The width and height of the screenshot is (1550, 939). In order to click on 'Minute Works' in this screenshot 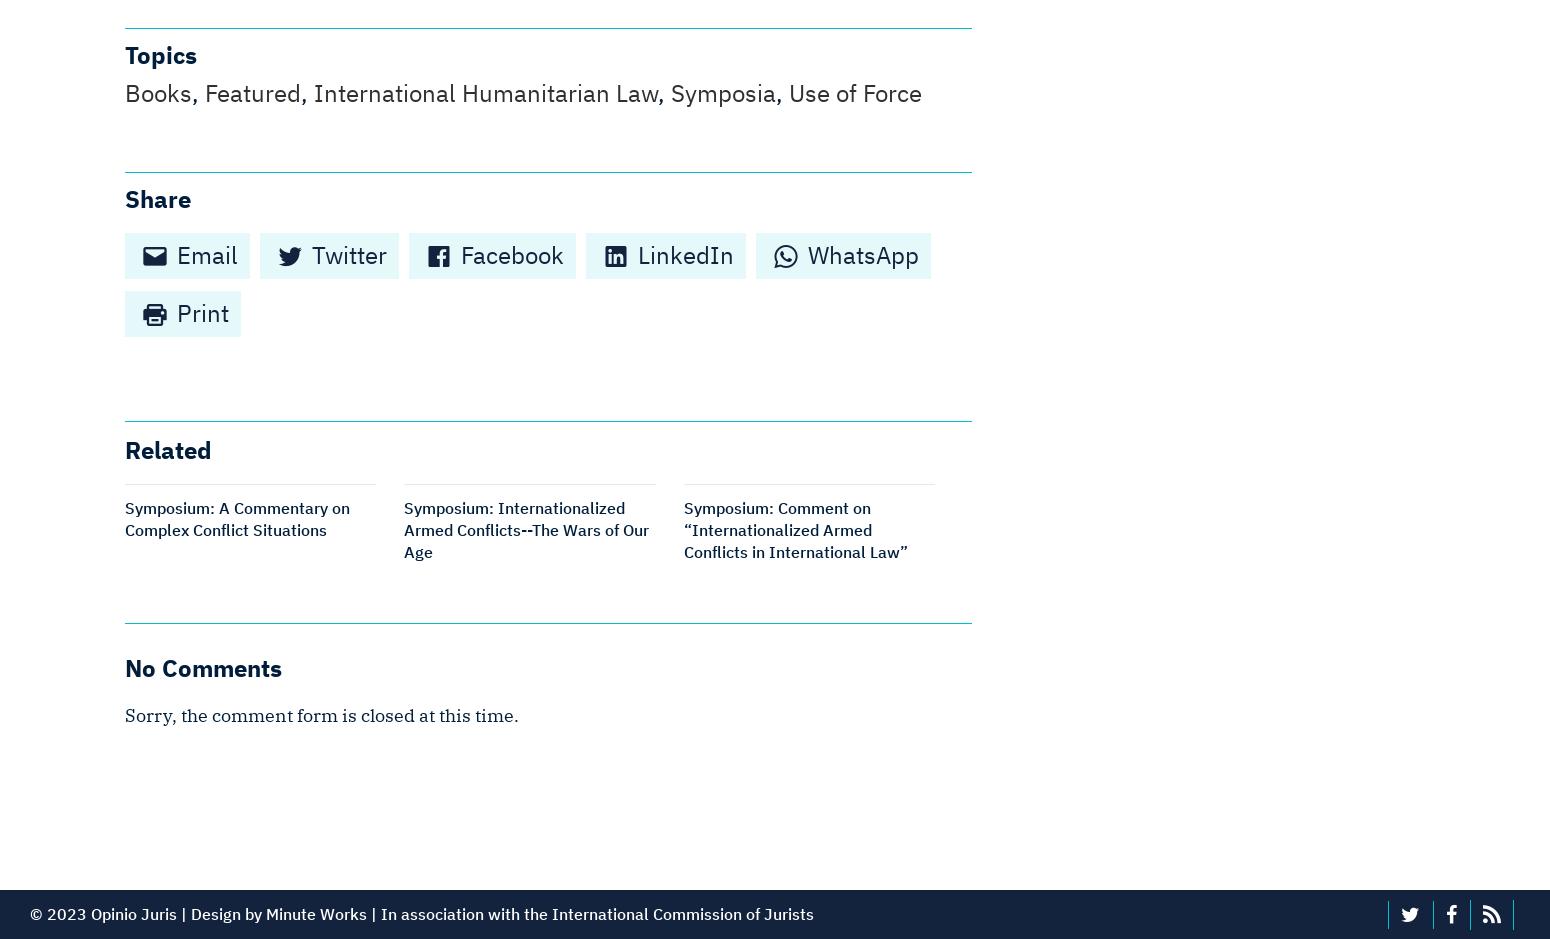, I will do `click(265, 913)`.